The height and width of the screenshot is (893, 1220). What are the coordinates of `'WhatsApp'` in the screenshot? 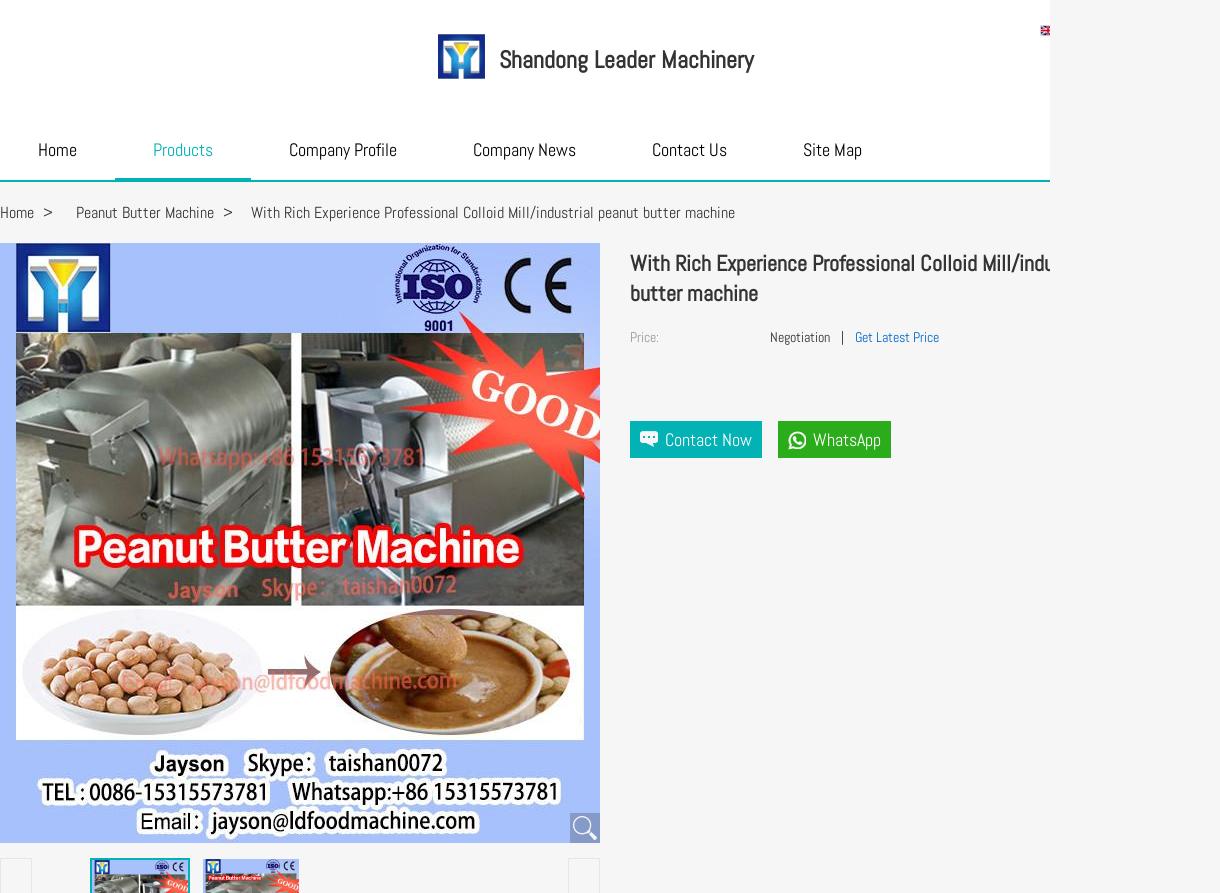 It's located at (847, 439).